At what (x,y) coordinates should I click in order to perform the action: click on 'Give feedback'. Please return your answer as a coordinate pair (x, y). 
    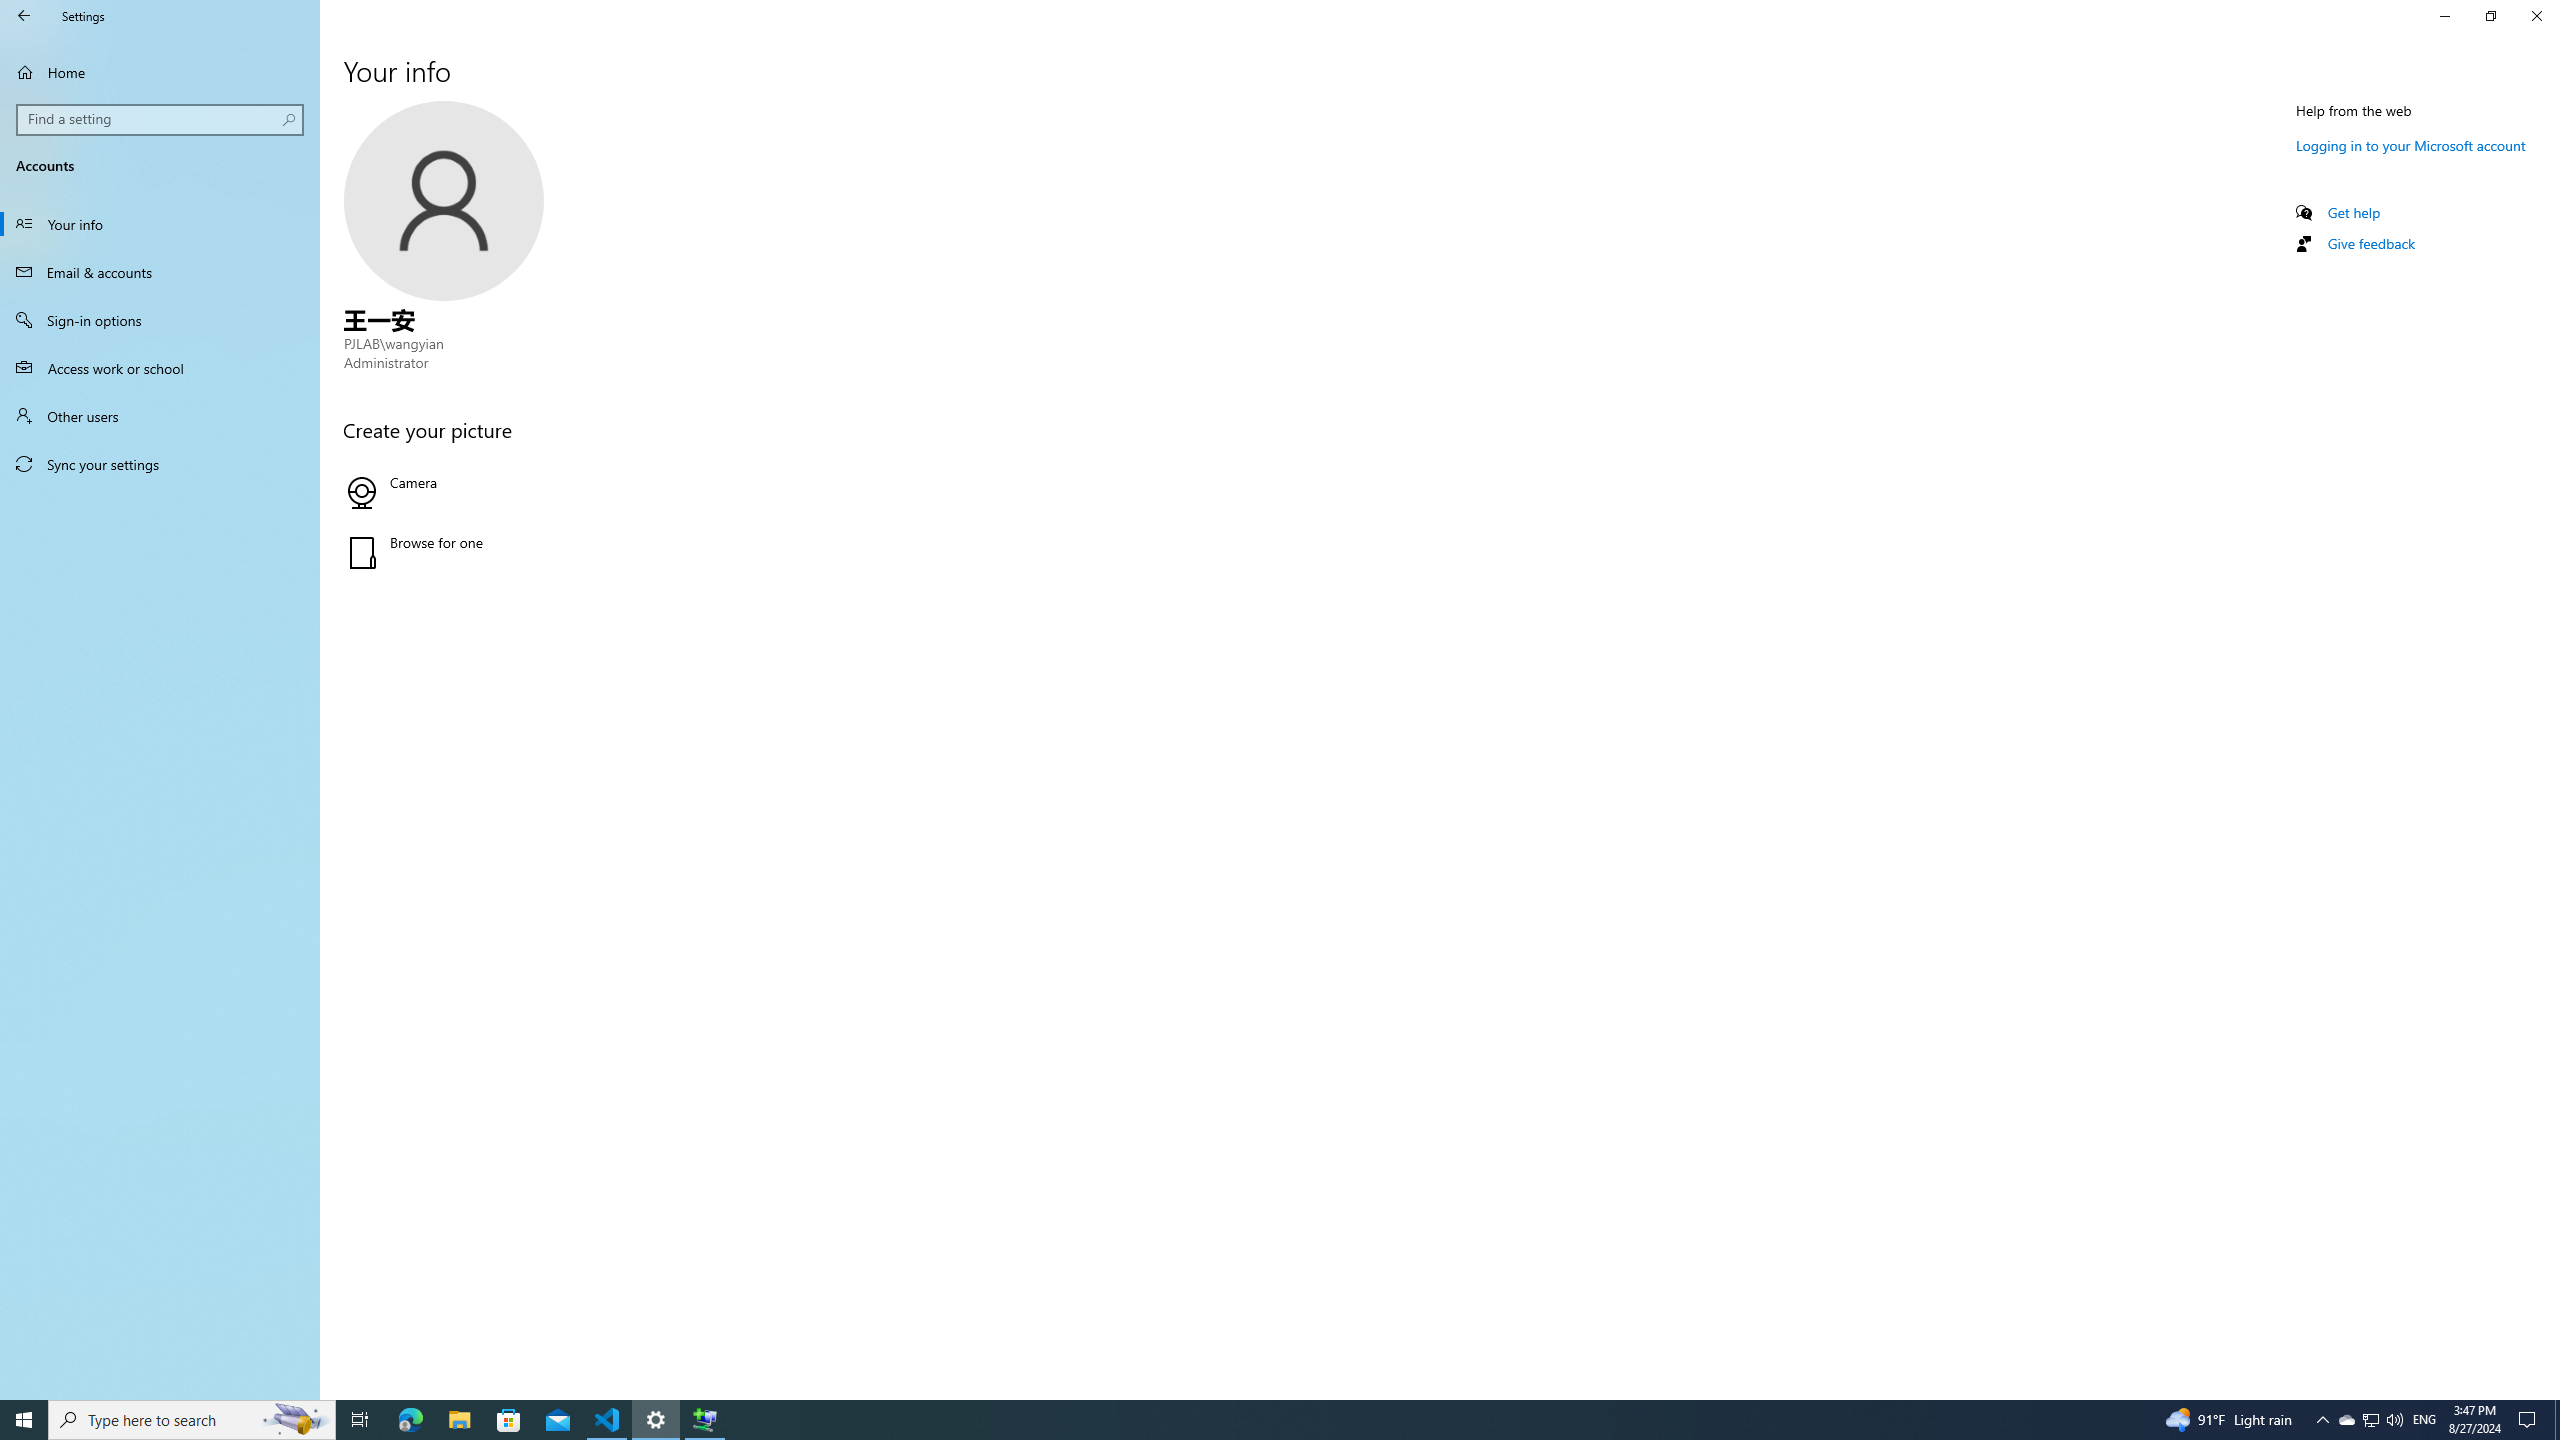
    Looking at the image, I should click on (2369, 242).